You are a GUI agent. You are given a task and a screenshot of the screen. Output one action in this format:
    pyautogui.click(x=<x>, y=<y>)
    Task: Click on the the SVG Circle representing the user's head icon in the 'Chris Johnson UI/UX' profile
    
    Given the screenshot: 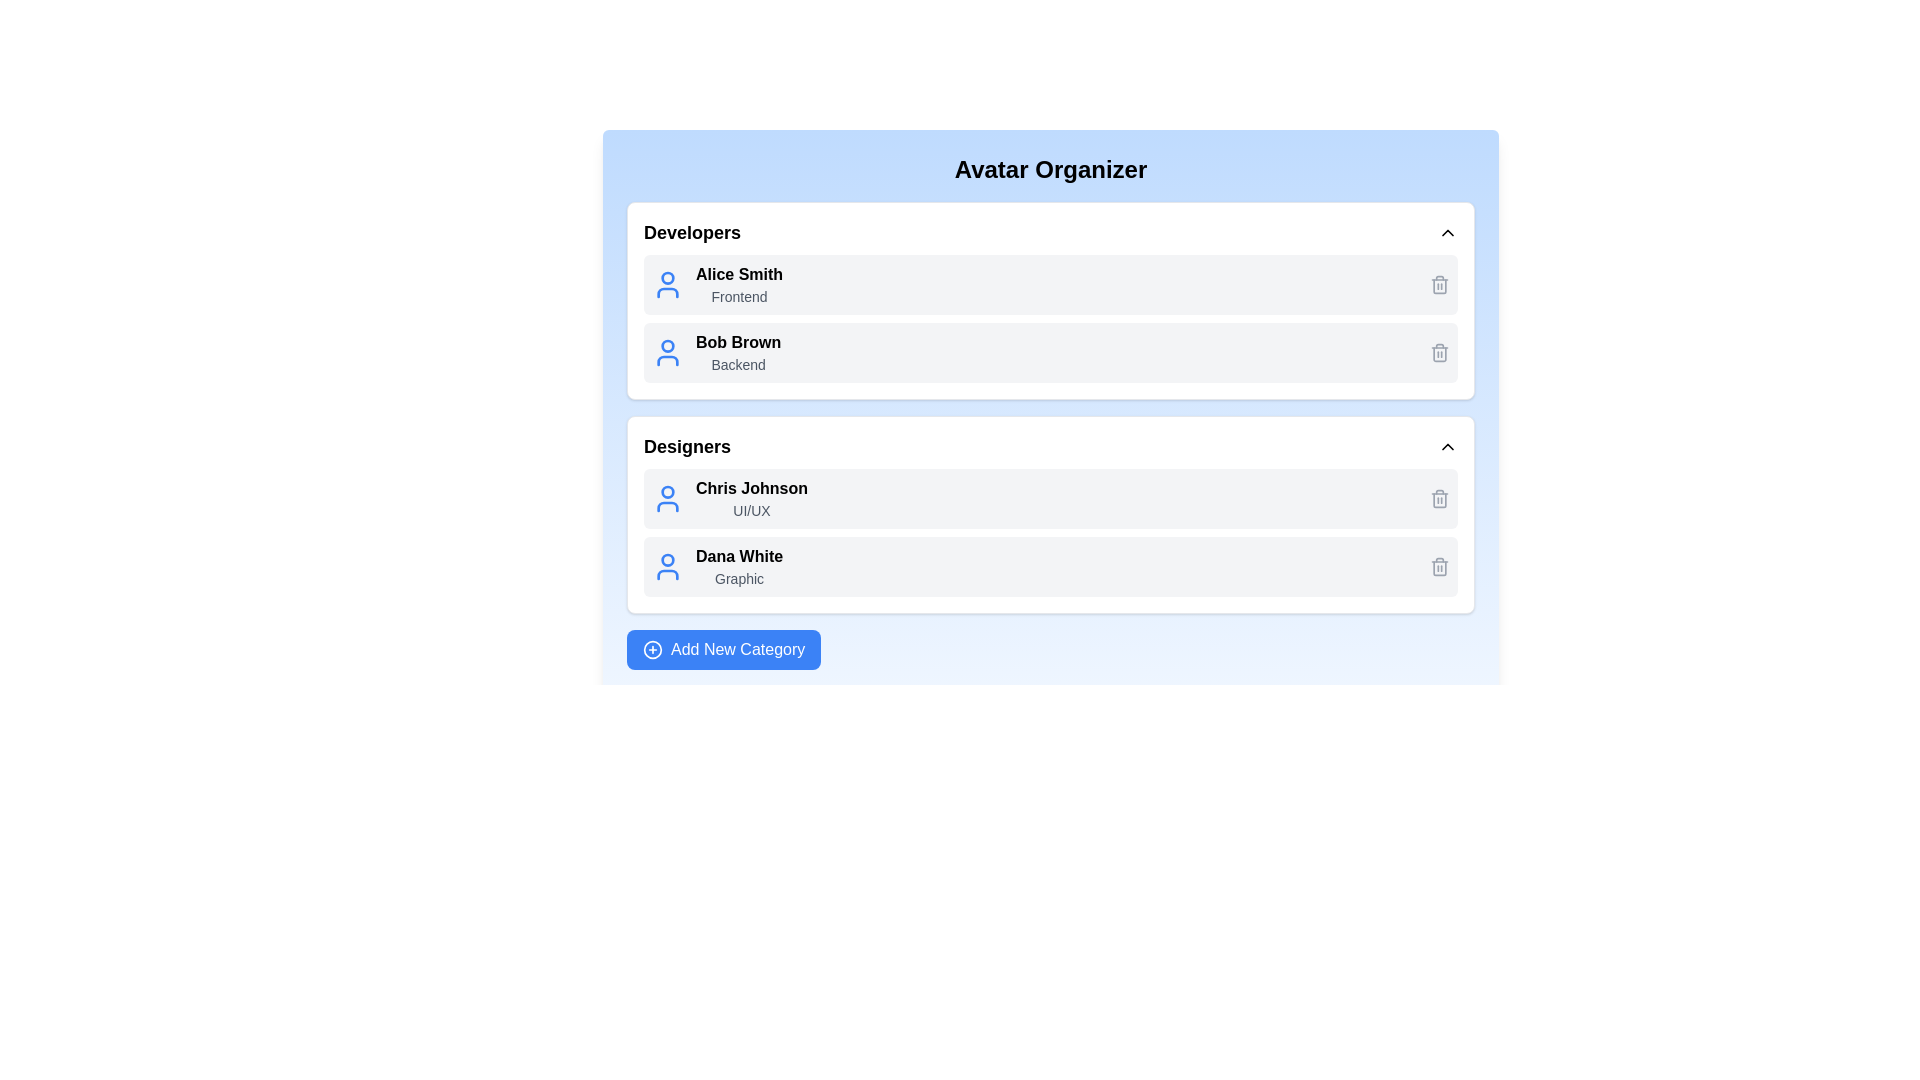 What is the action you would take?
    pyautogui.click(x=667, y=492)
    